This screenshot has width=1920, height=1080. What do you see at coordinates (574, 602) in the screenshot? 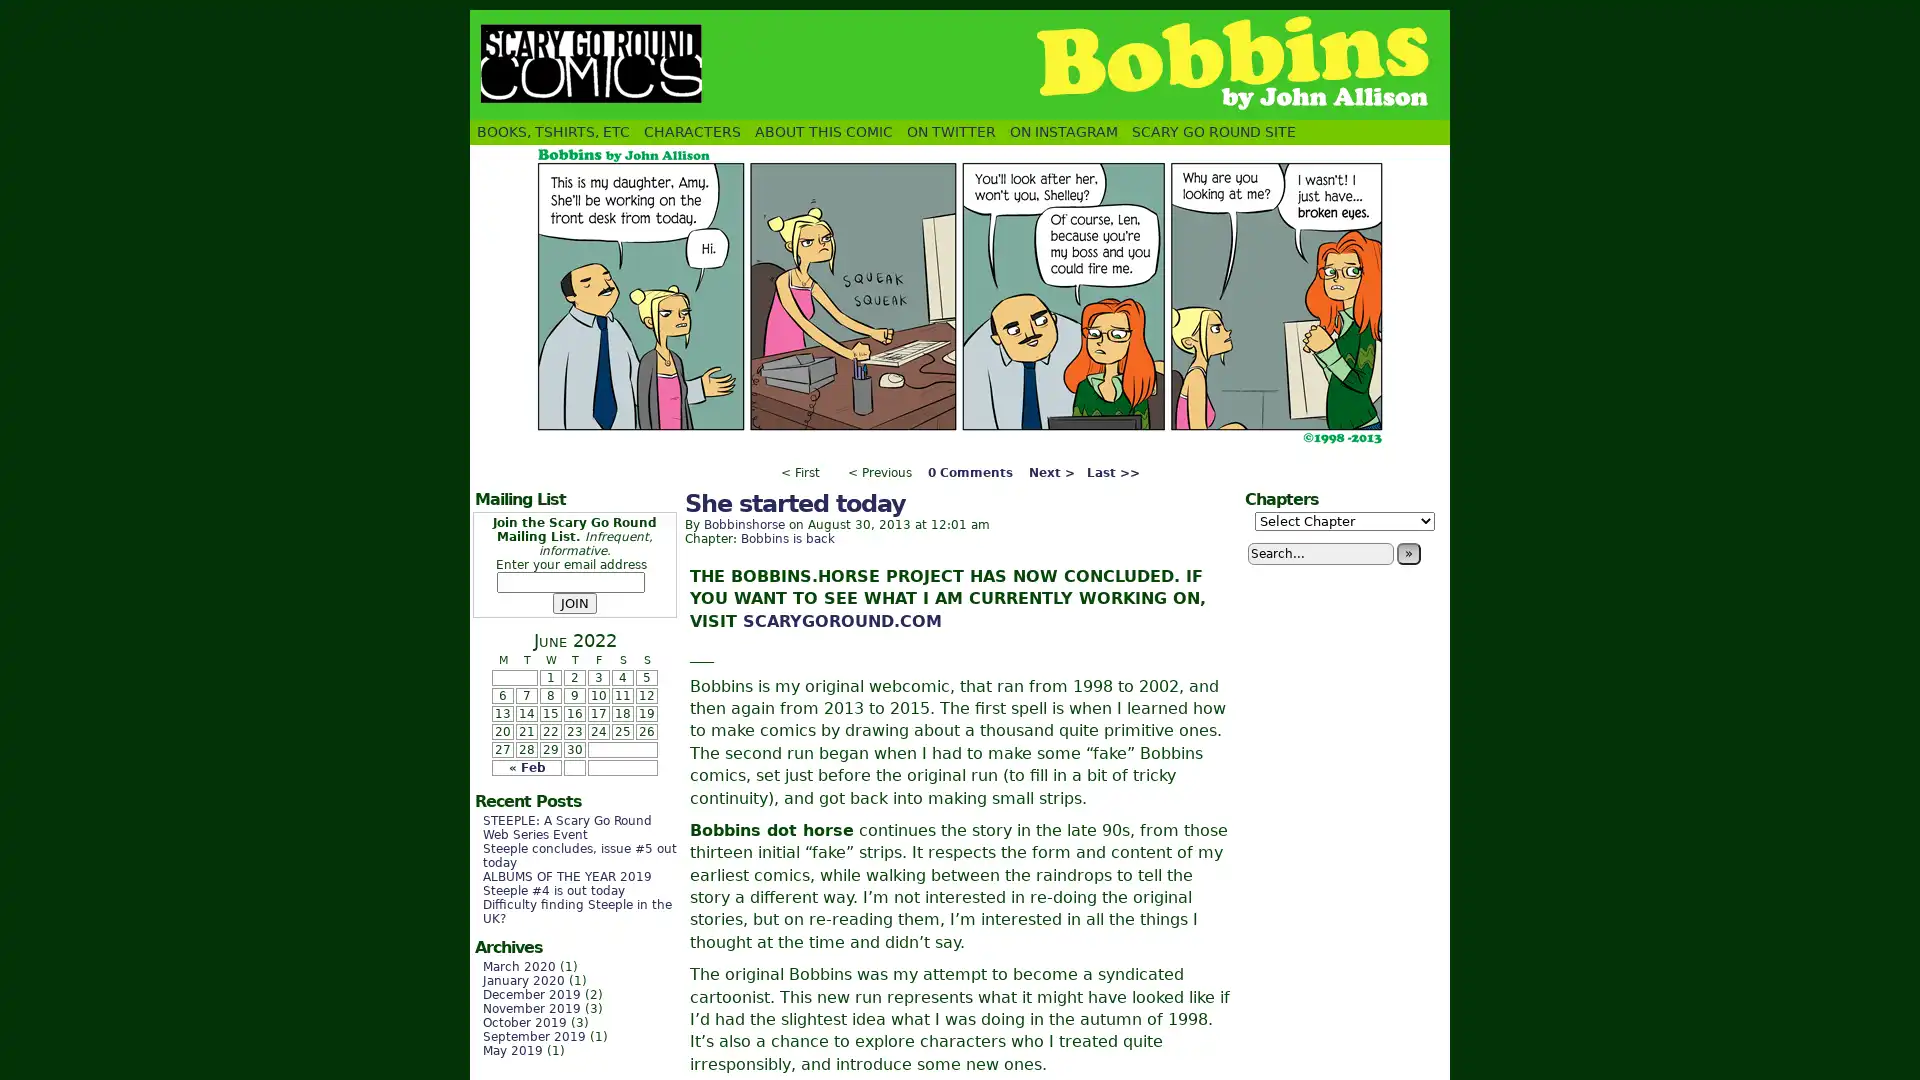
I see `JOIN` at bounding box center [574, 602].